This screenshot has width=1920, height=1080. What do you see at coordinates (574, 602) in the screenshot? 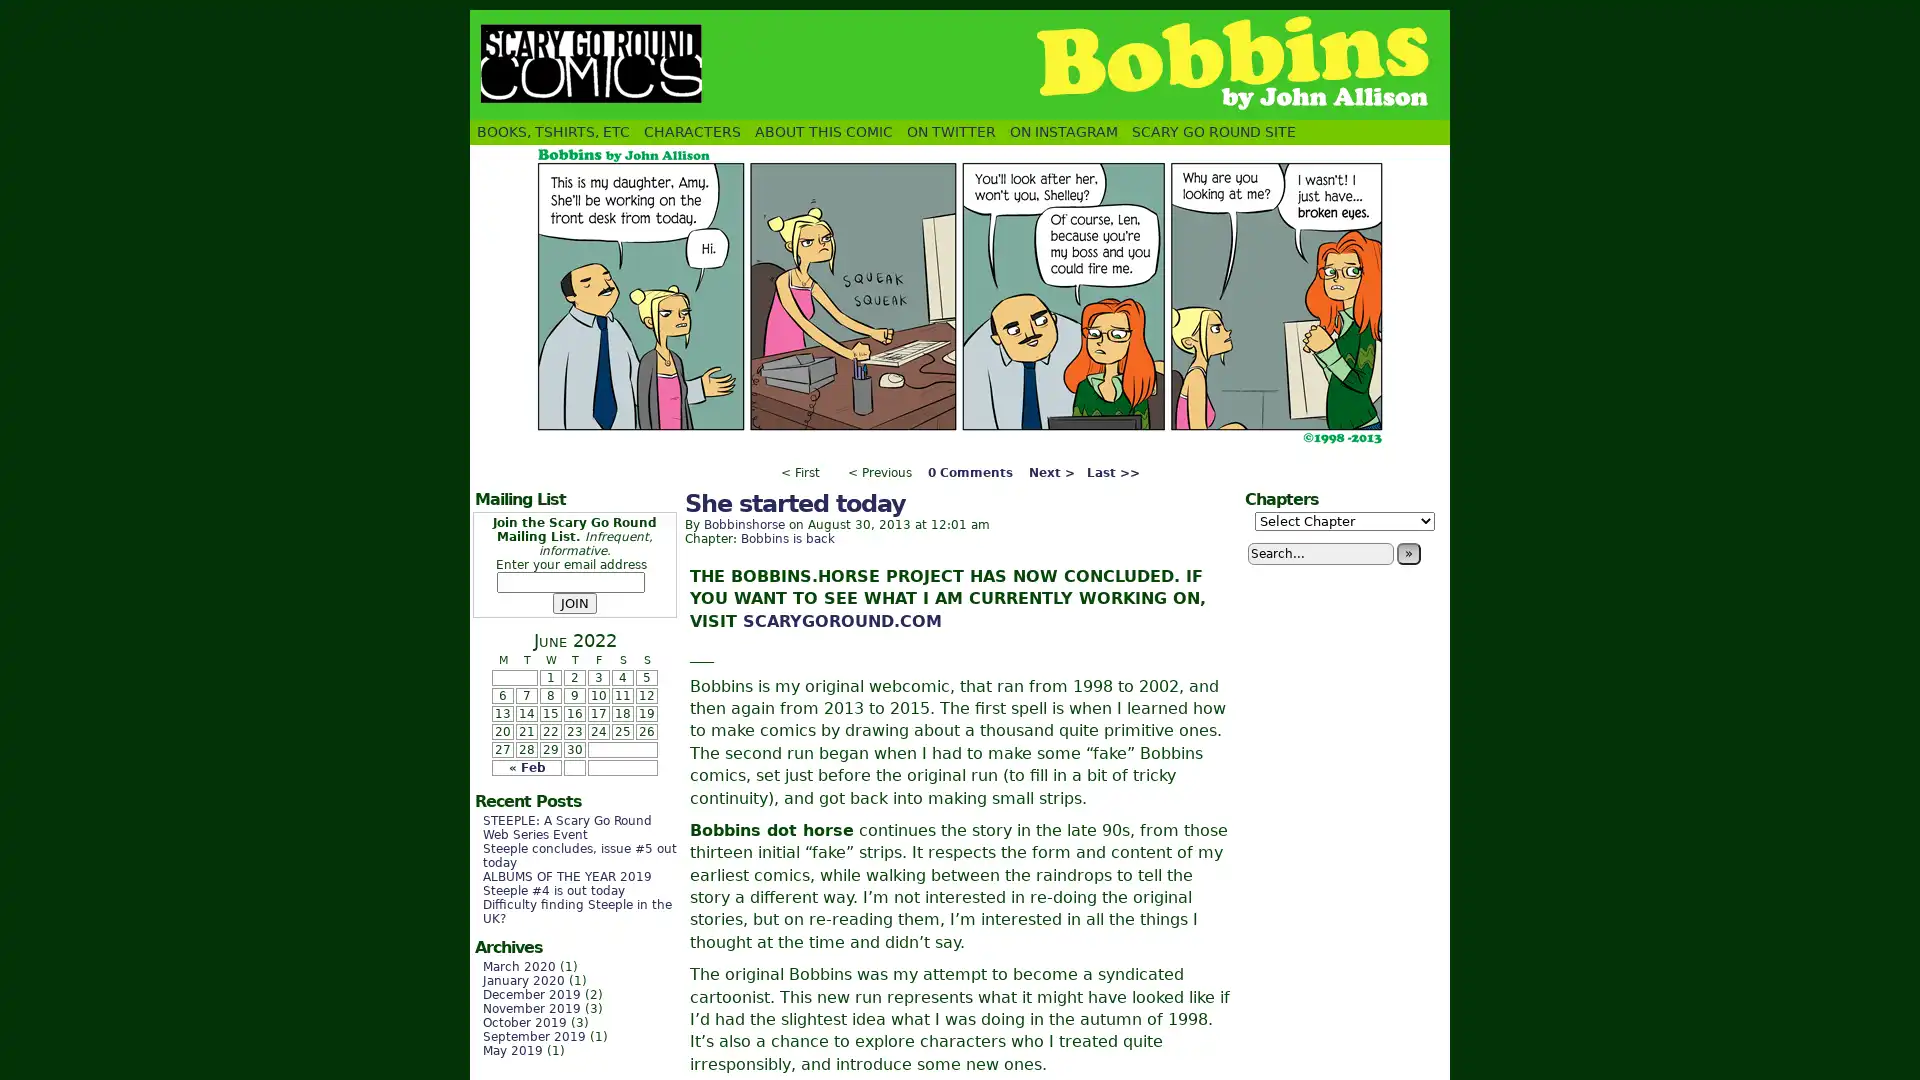
I see `JOIN` at bounding box center [574, 602].